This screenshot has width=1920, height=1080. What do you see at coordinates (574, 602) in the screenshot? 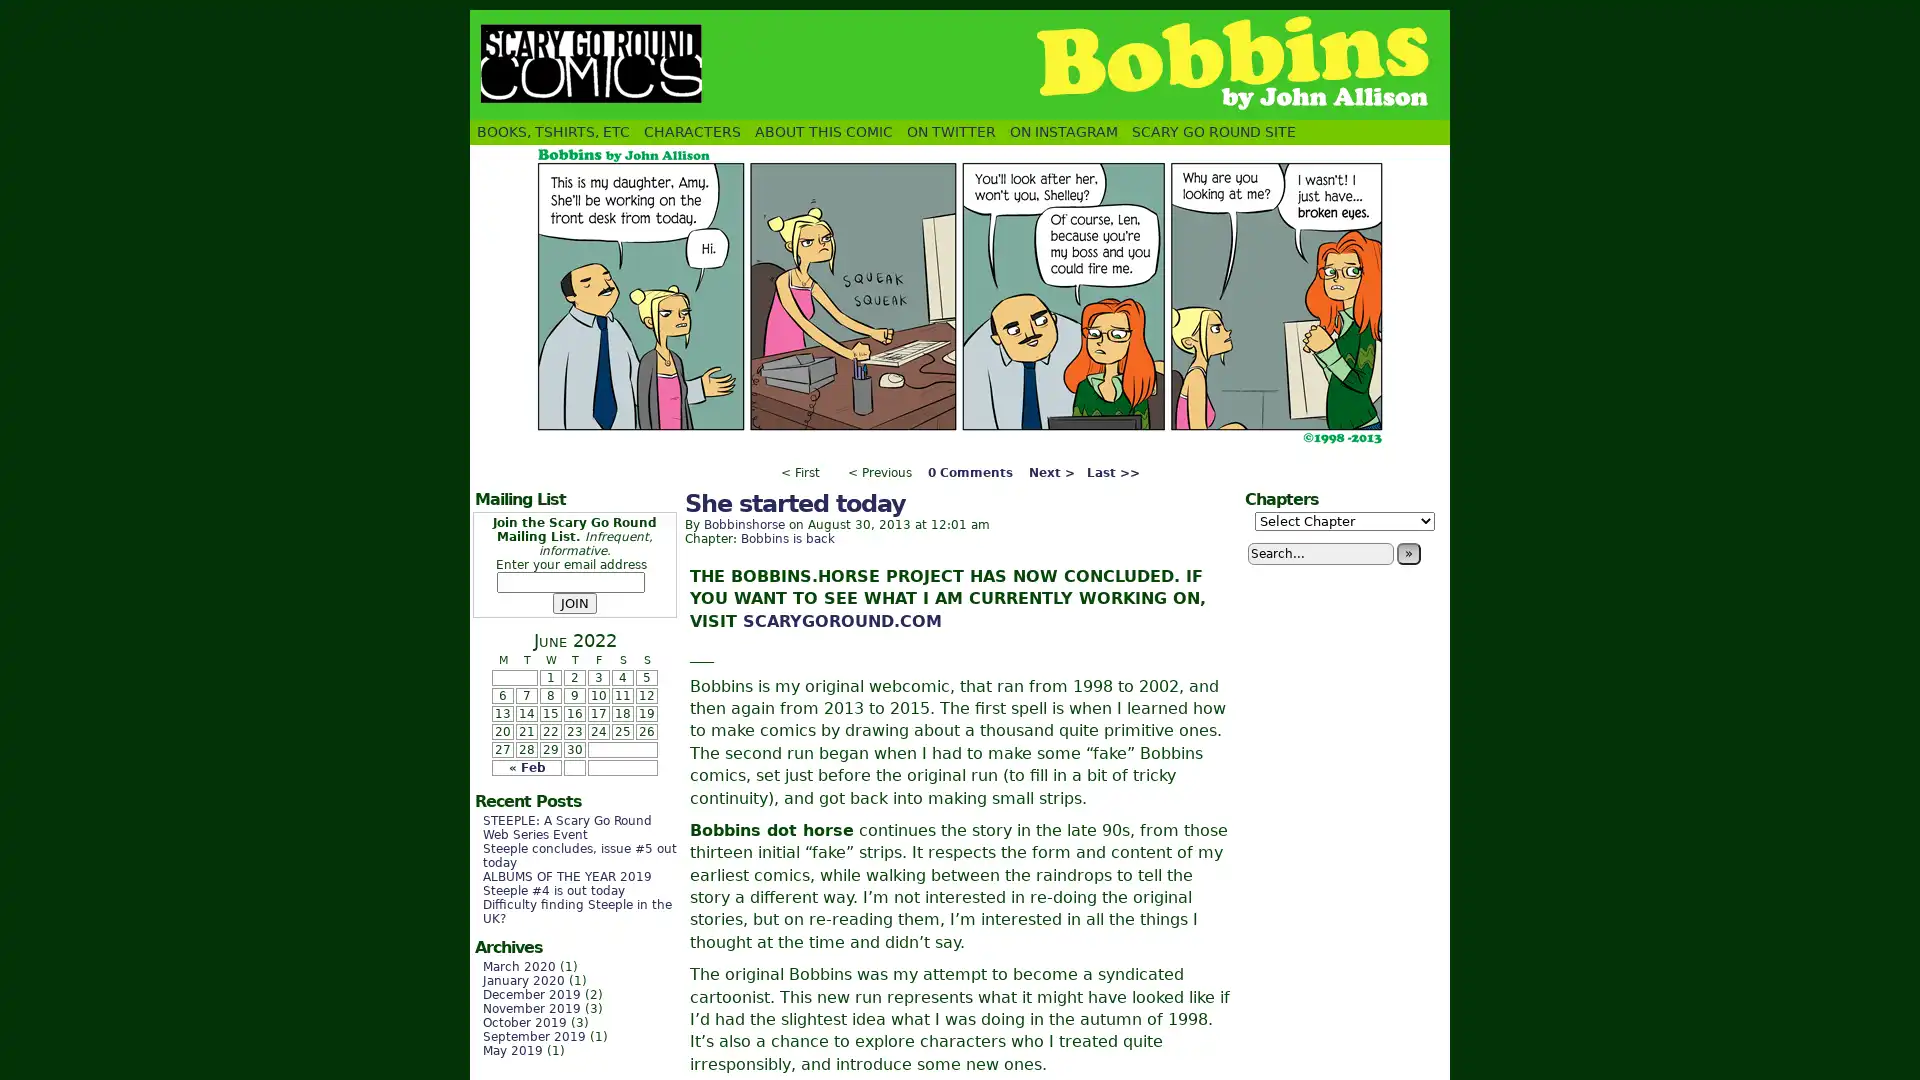
I see `JOIN` at bounding box center [574, 602].